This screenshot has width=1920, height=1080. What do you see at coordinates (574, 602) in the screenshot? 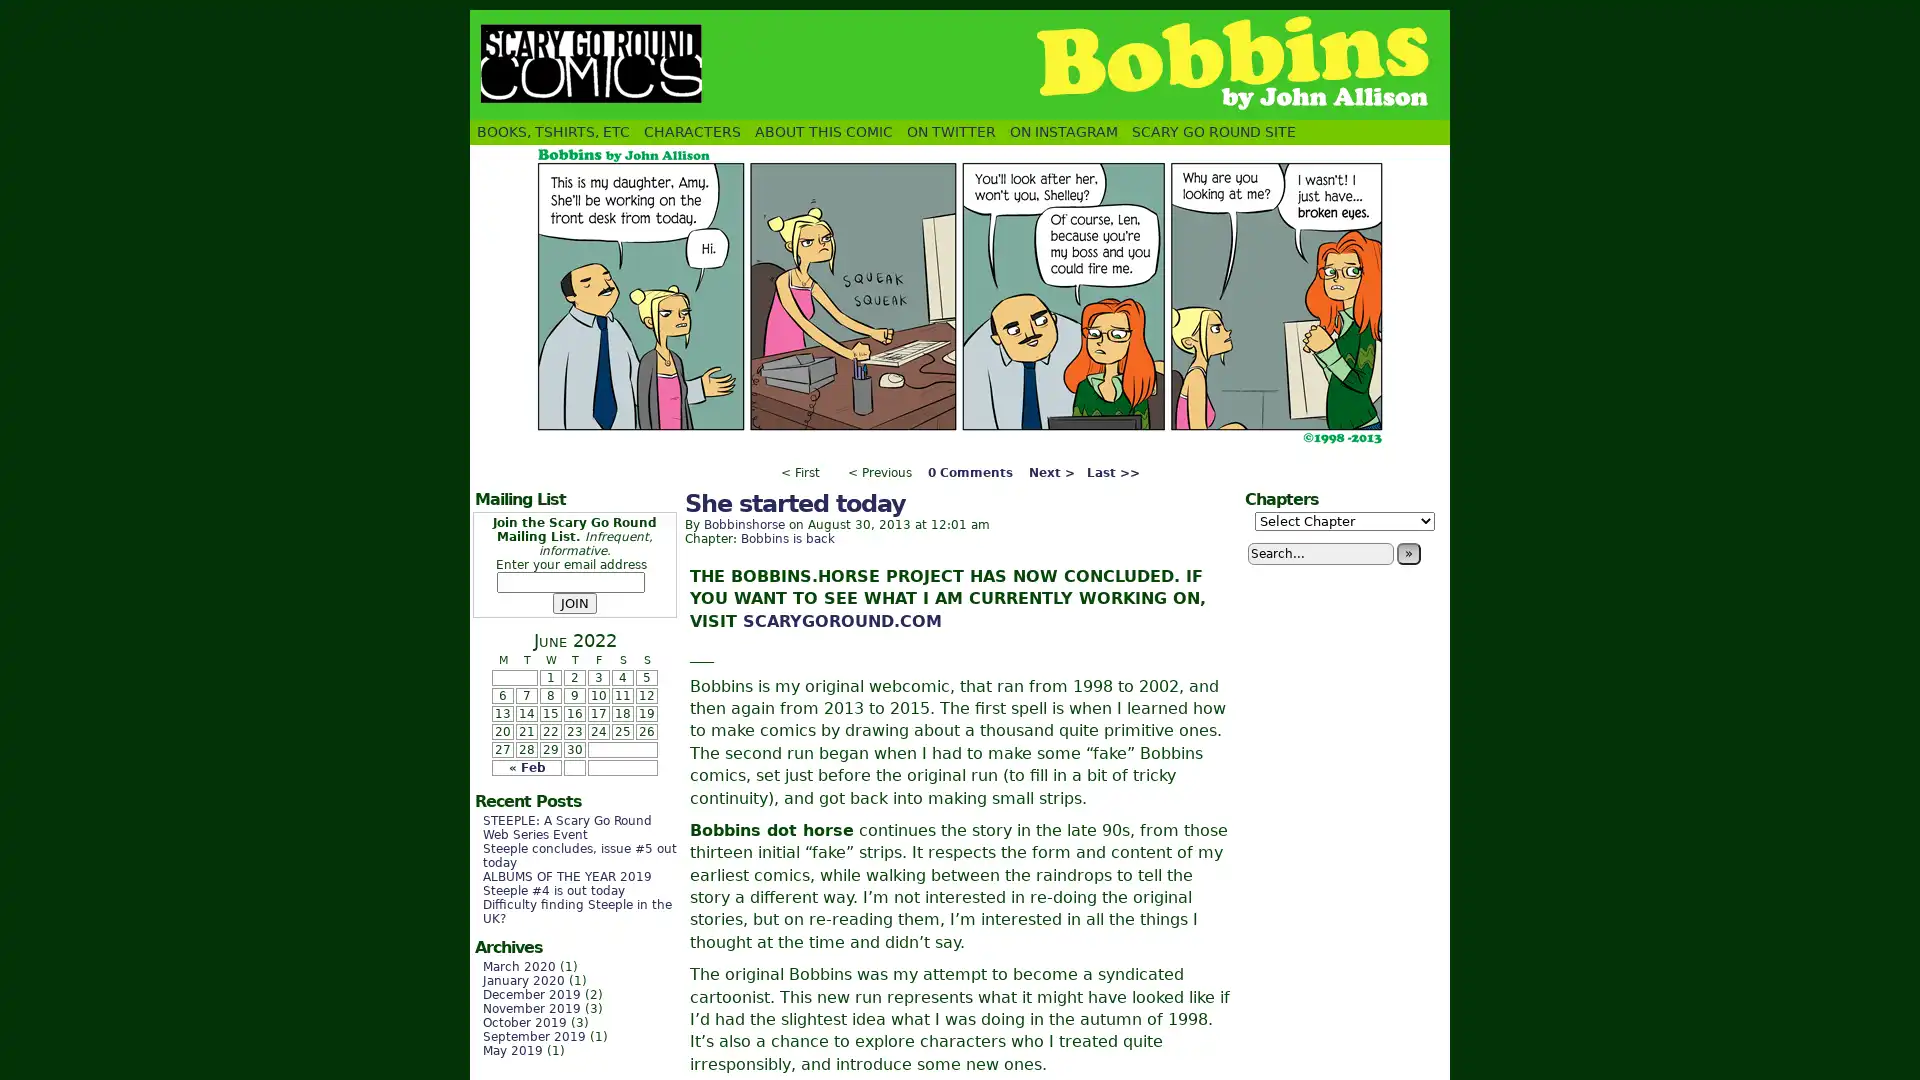
I see `JOIN` at bounding box center [574, 602].